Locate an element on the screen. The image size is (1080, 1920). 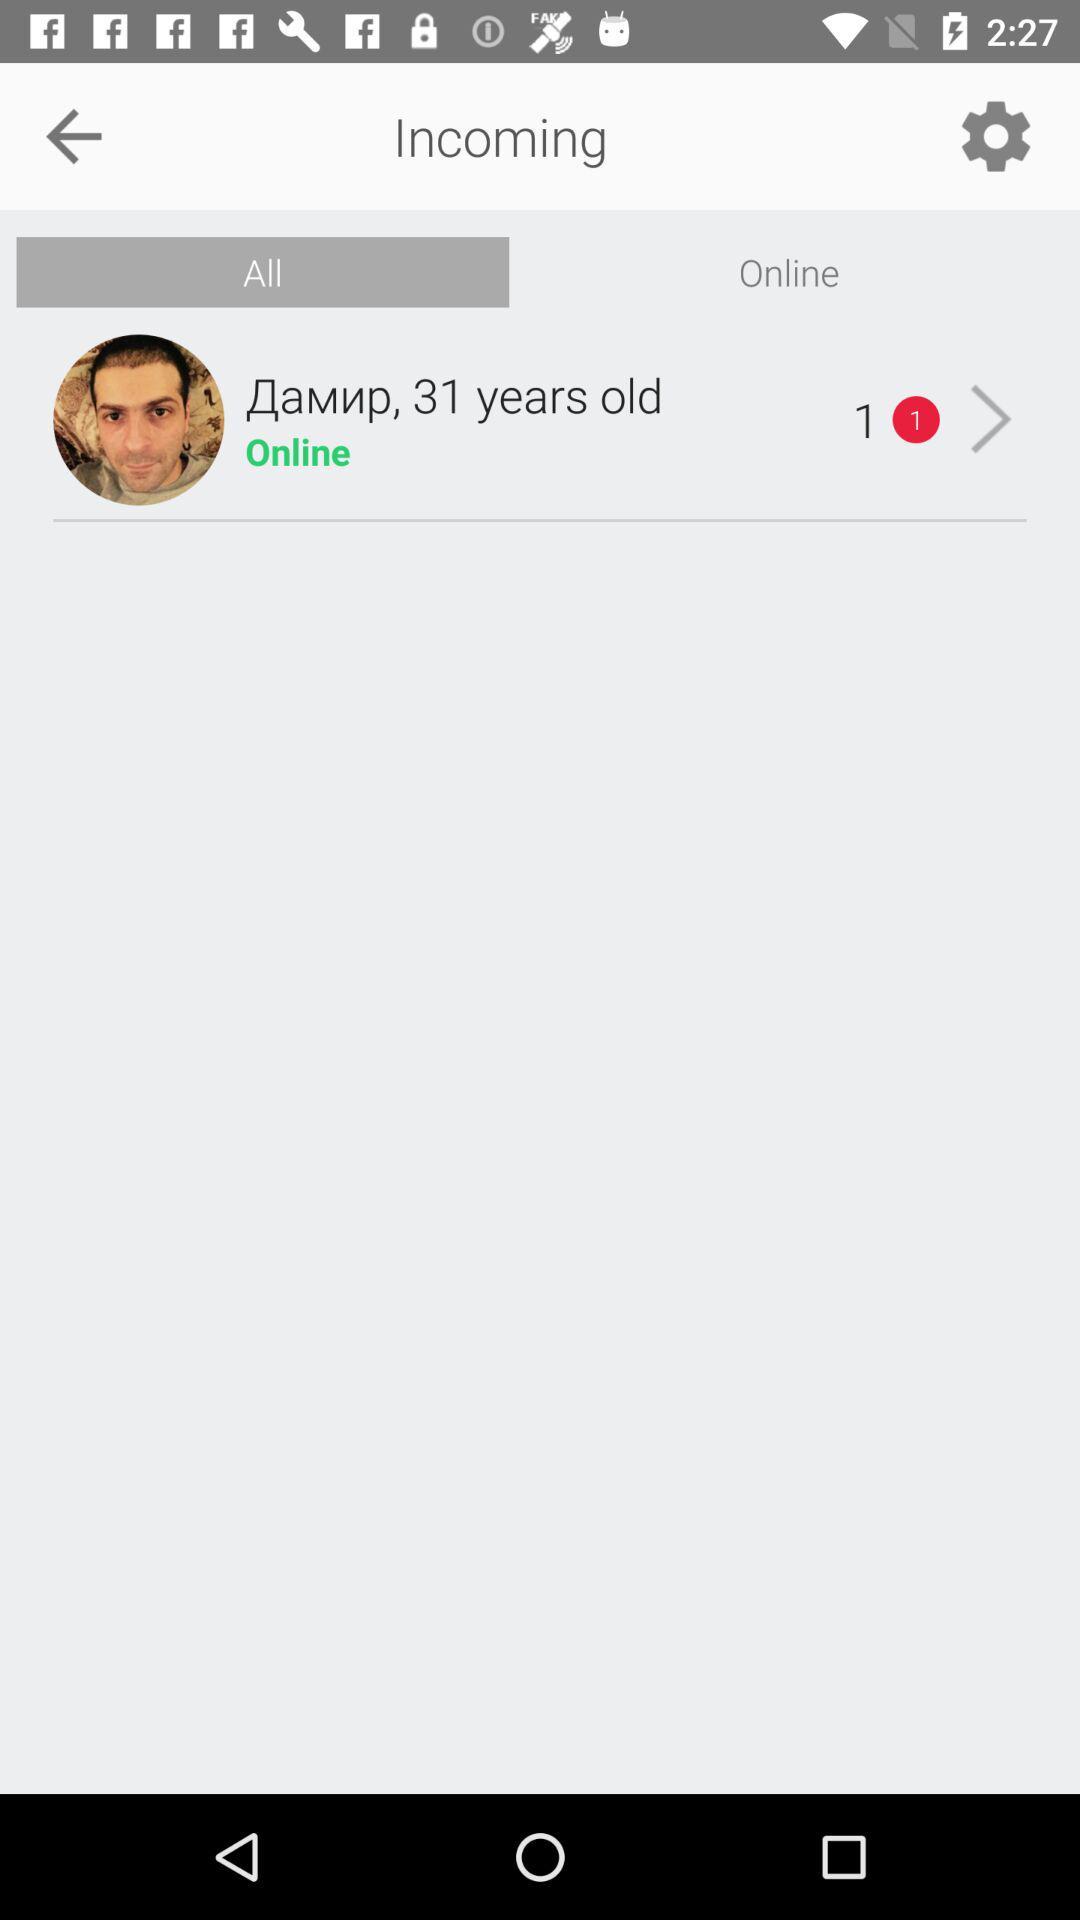
the icon below all item is located at coordinates (454, 394).